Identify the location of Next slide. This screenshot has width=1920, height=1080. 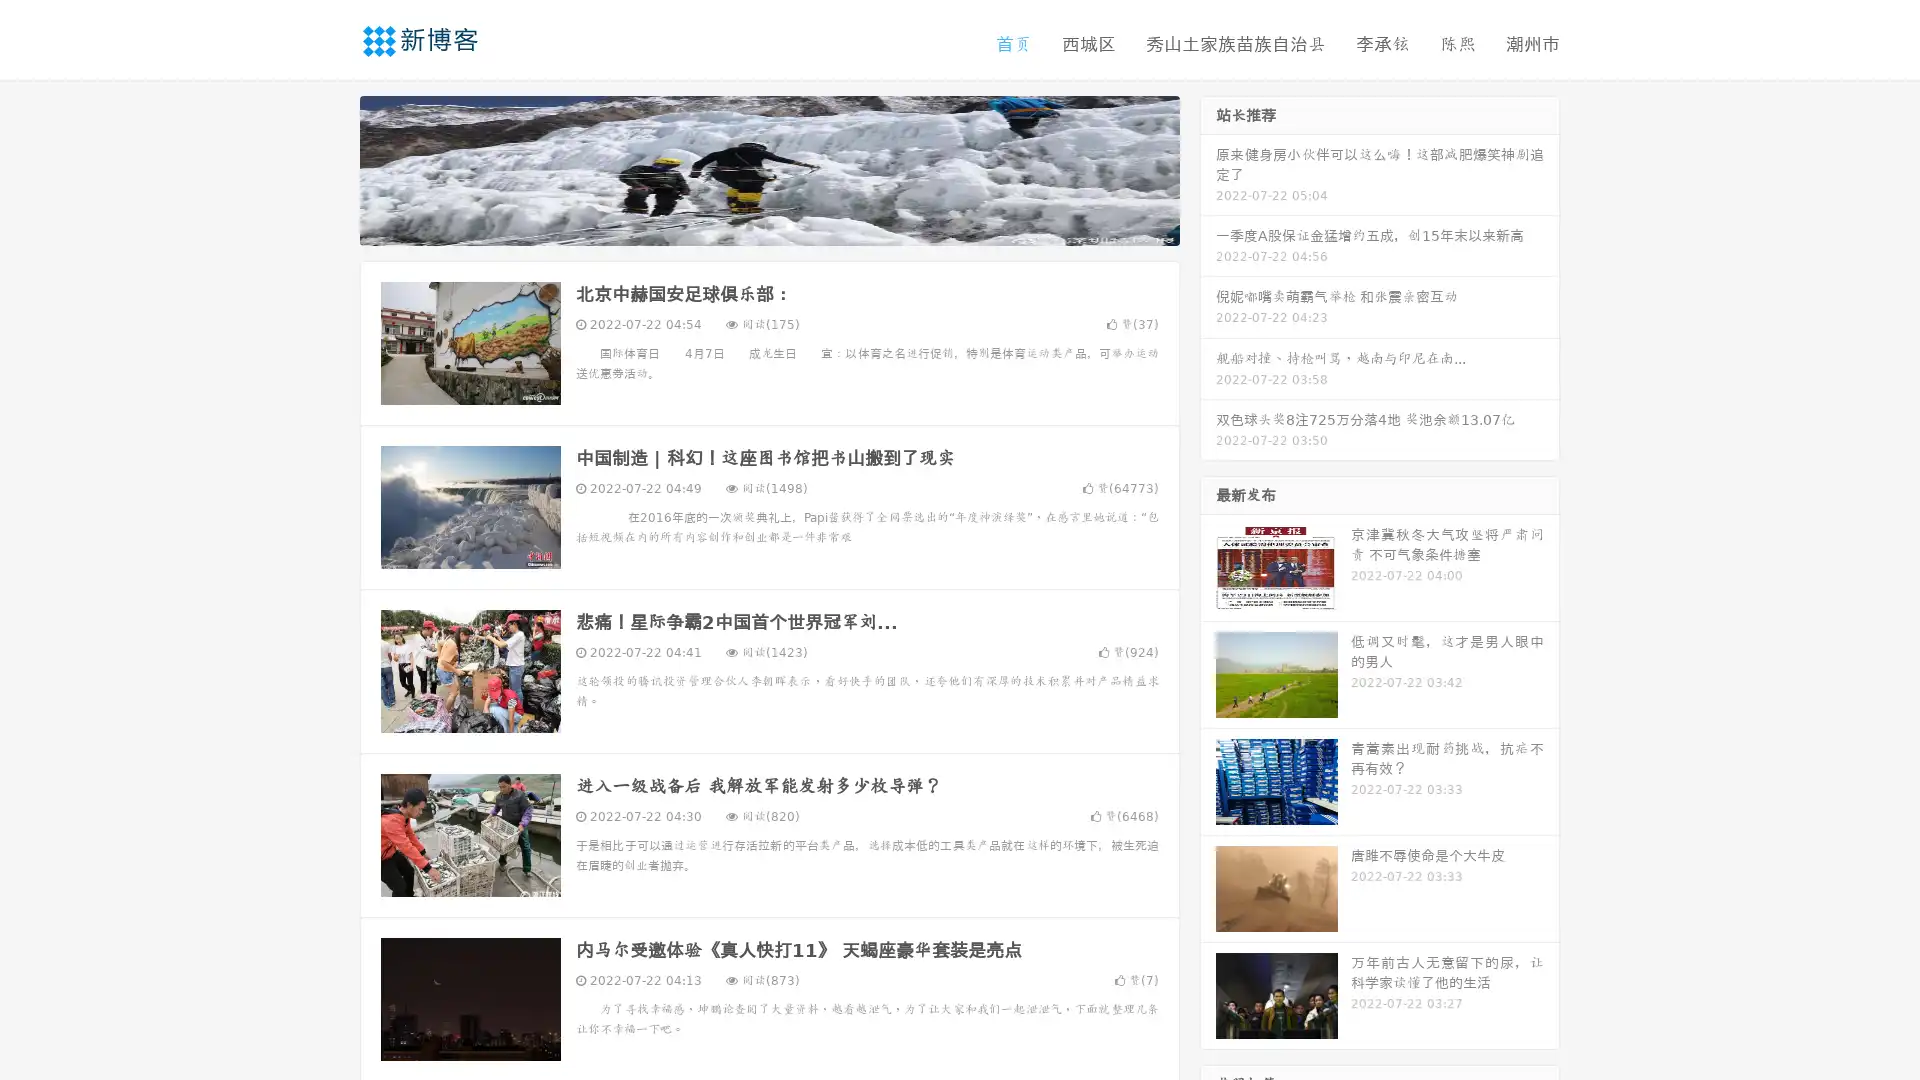
(1208, 168).